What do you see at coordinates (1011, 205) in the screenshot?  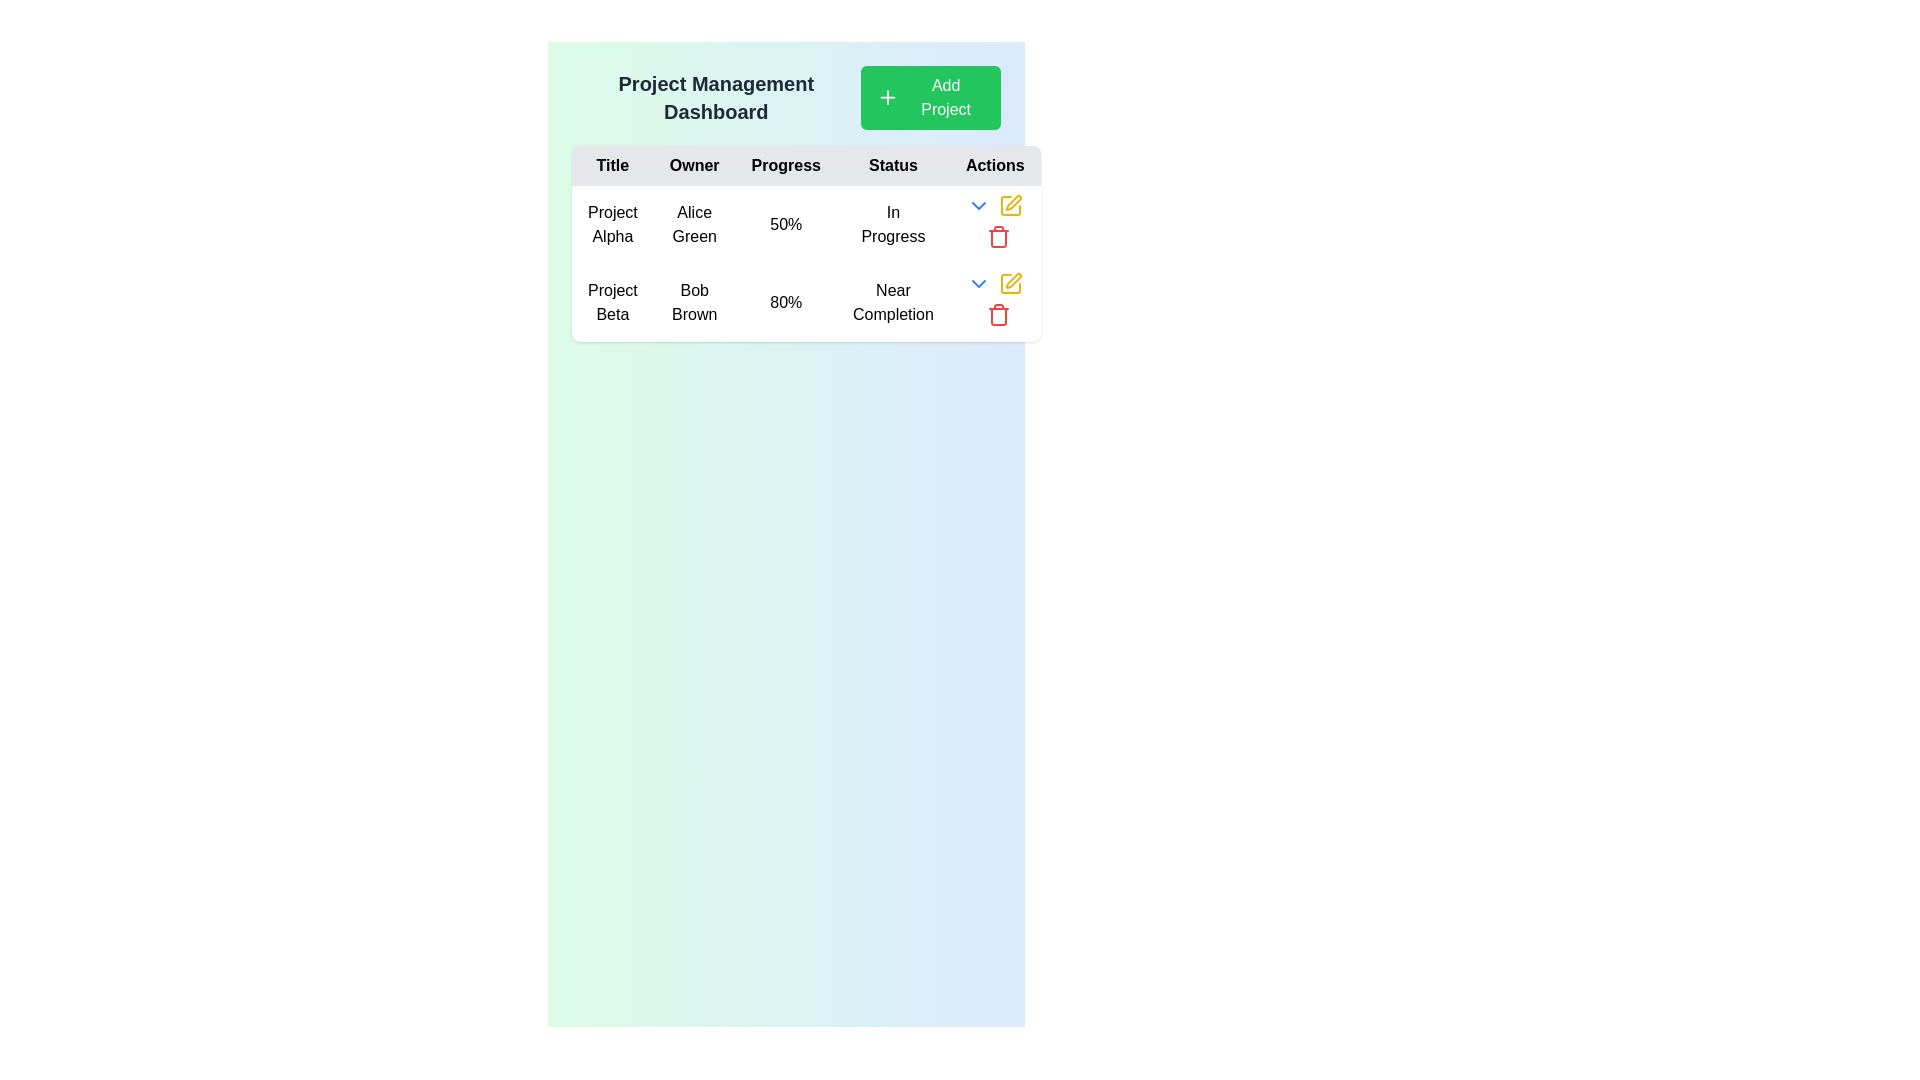 I see `the edit button located in the 'Actions' column of the first row of the table` at bounding box center [1011, 205].